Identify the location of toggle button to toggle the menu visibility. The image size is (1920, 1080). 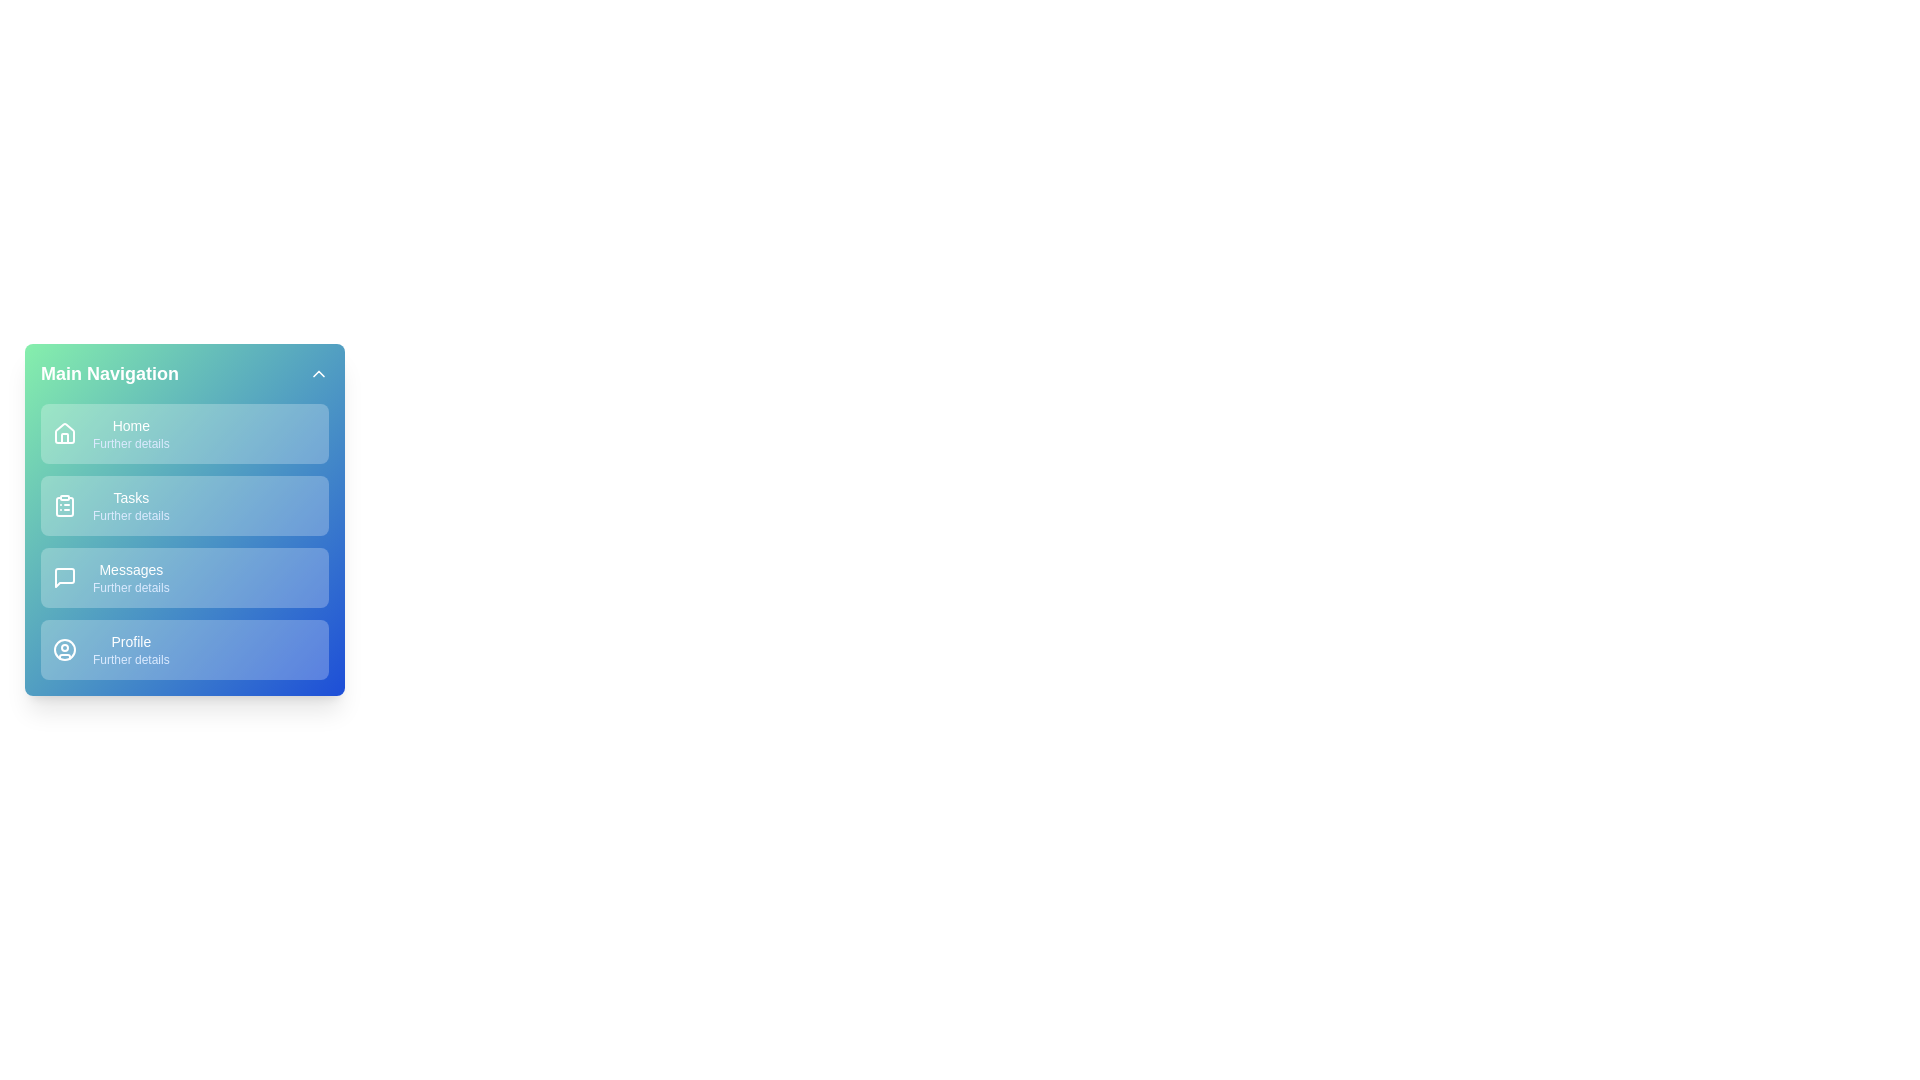
(317, 374).